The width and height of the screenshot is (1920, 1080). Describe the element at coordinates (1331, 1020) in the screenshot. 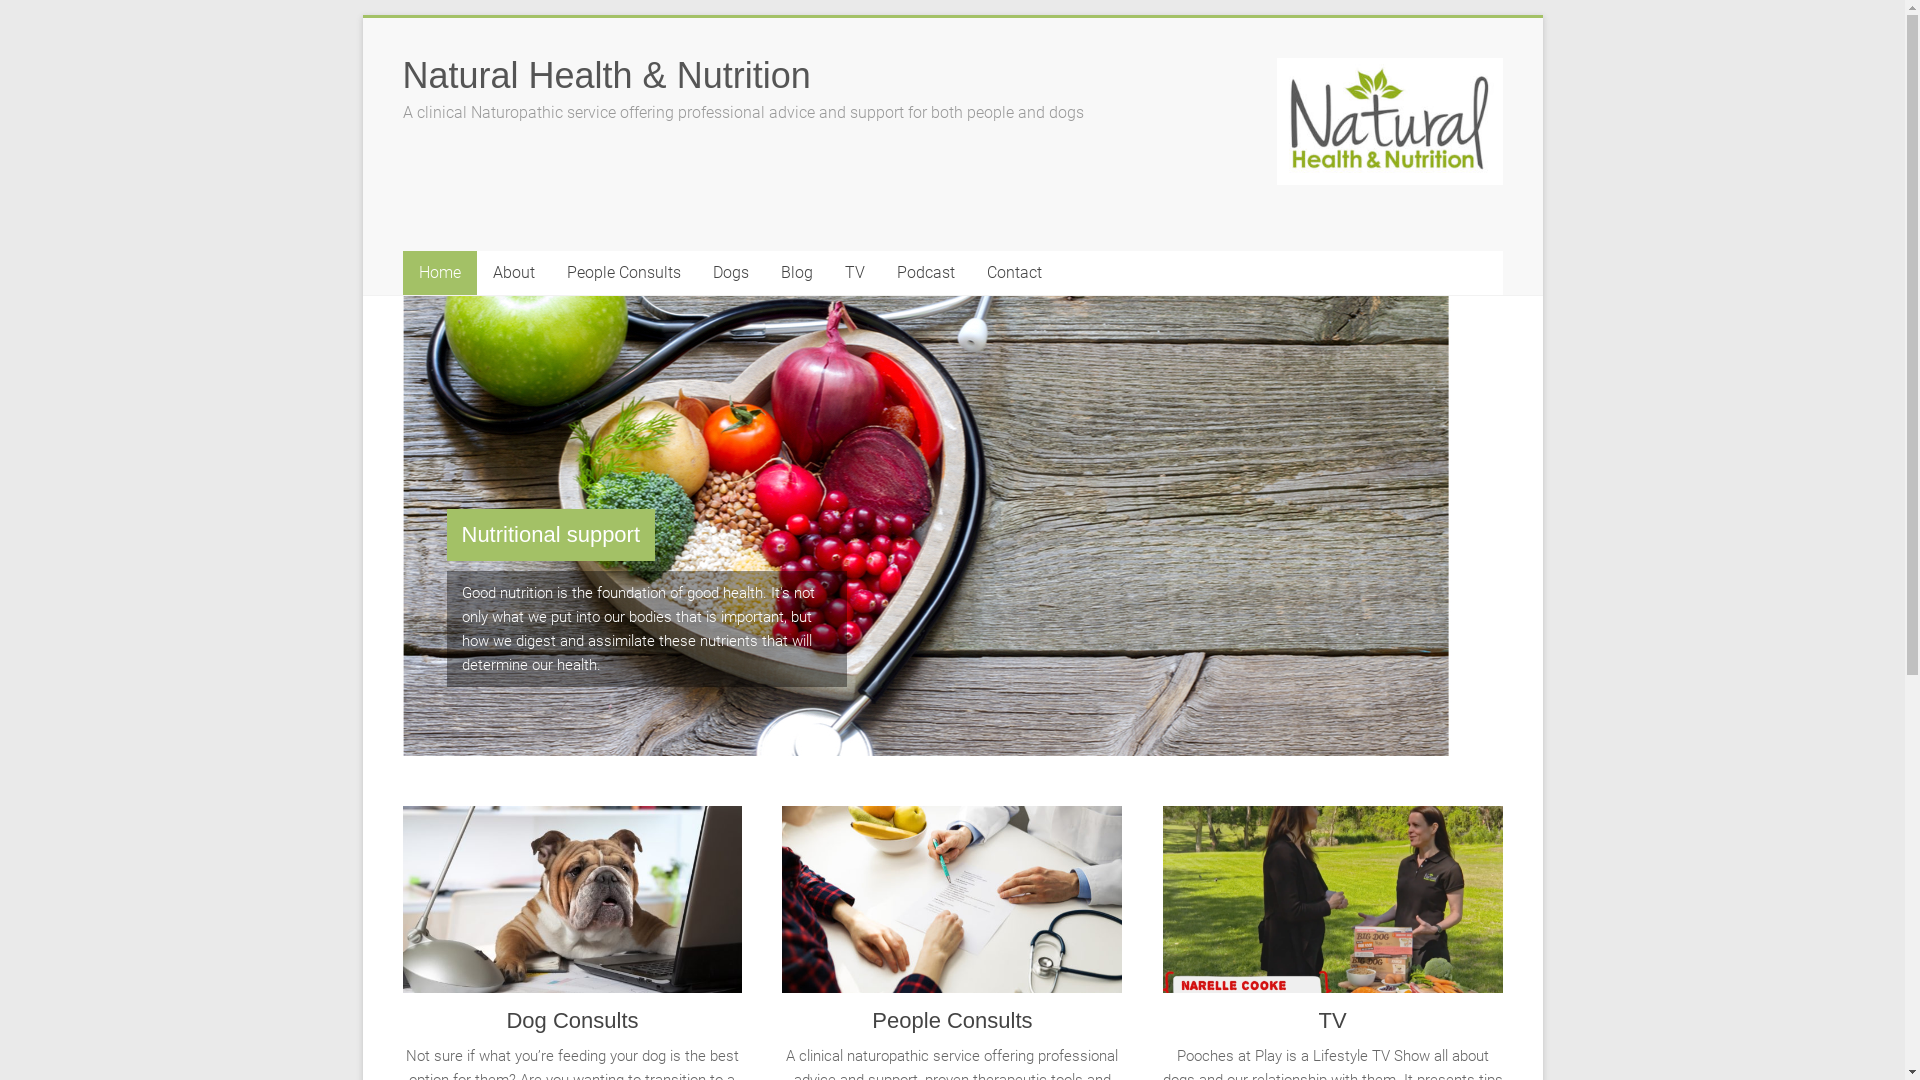

I see `'TV'` at that location.